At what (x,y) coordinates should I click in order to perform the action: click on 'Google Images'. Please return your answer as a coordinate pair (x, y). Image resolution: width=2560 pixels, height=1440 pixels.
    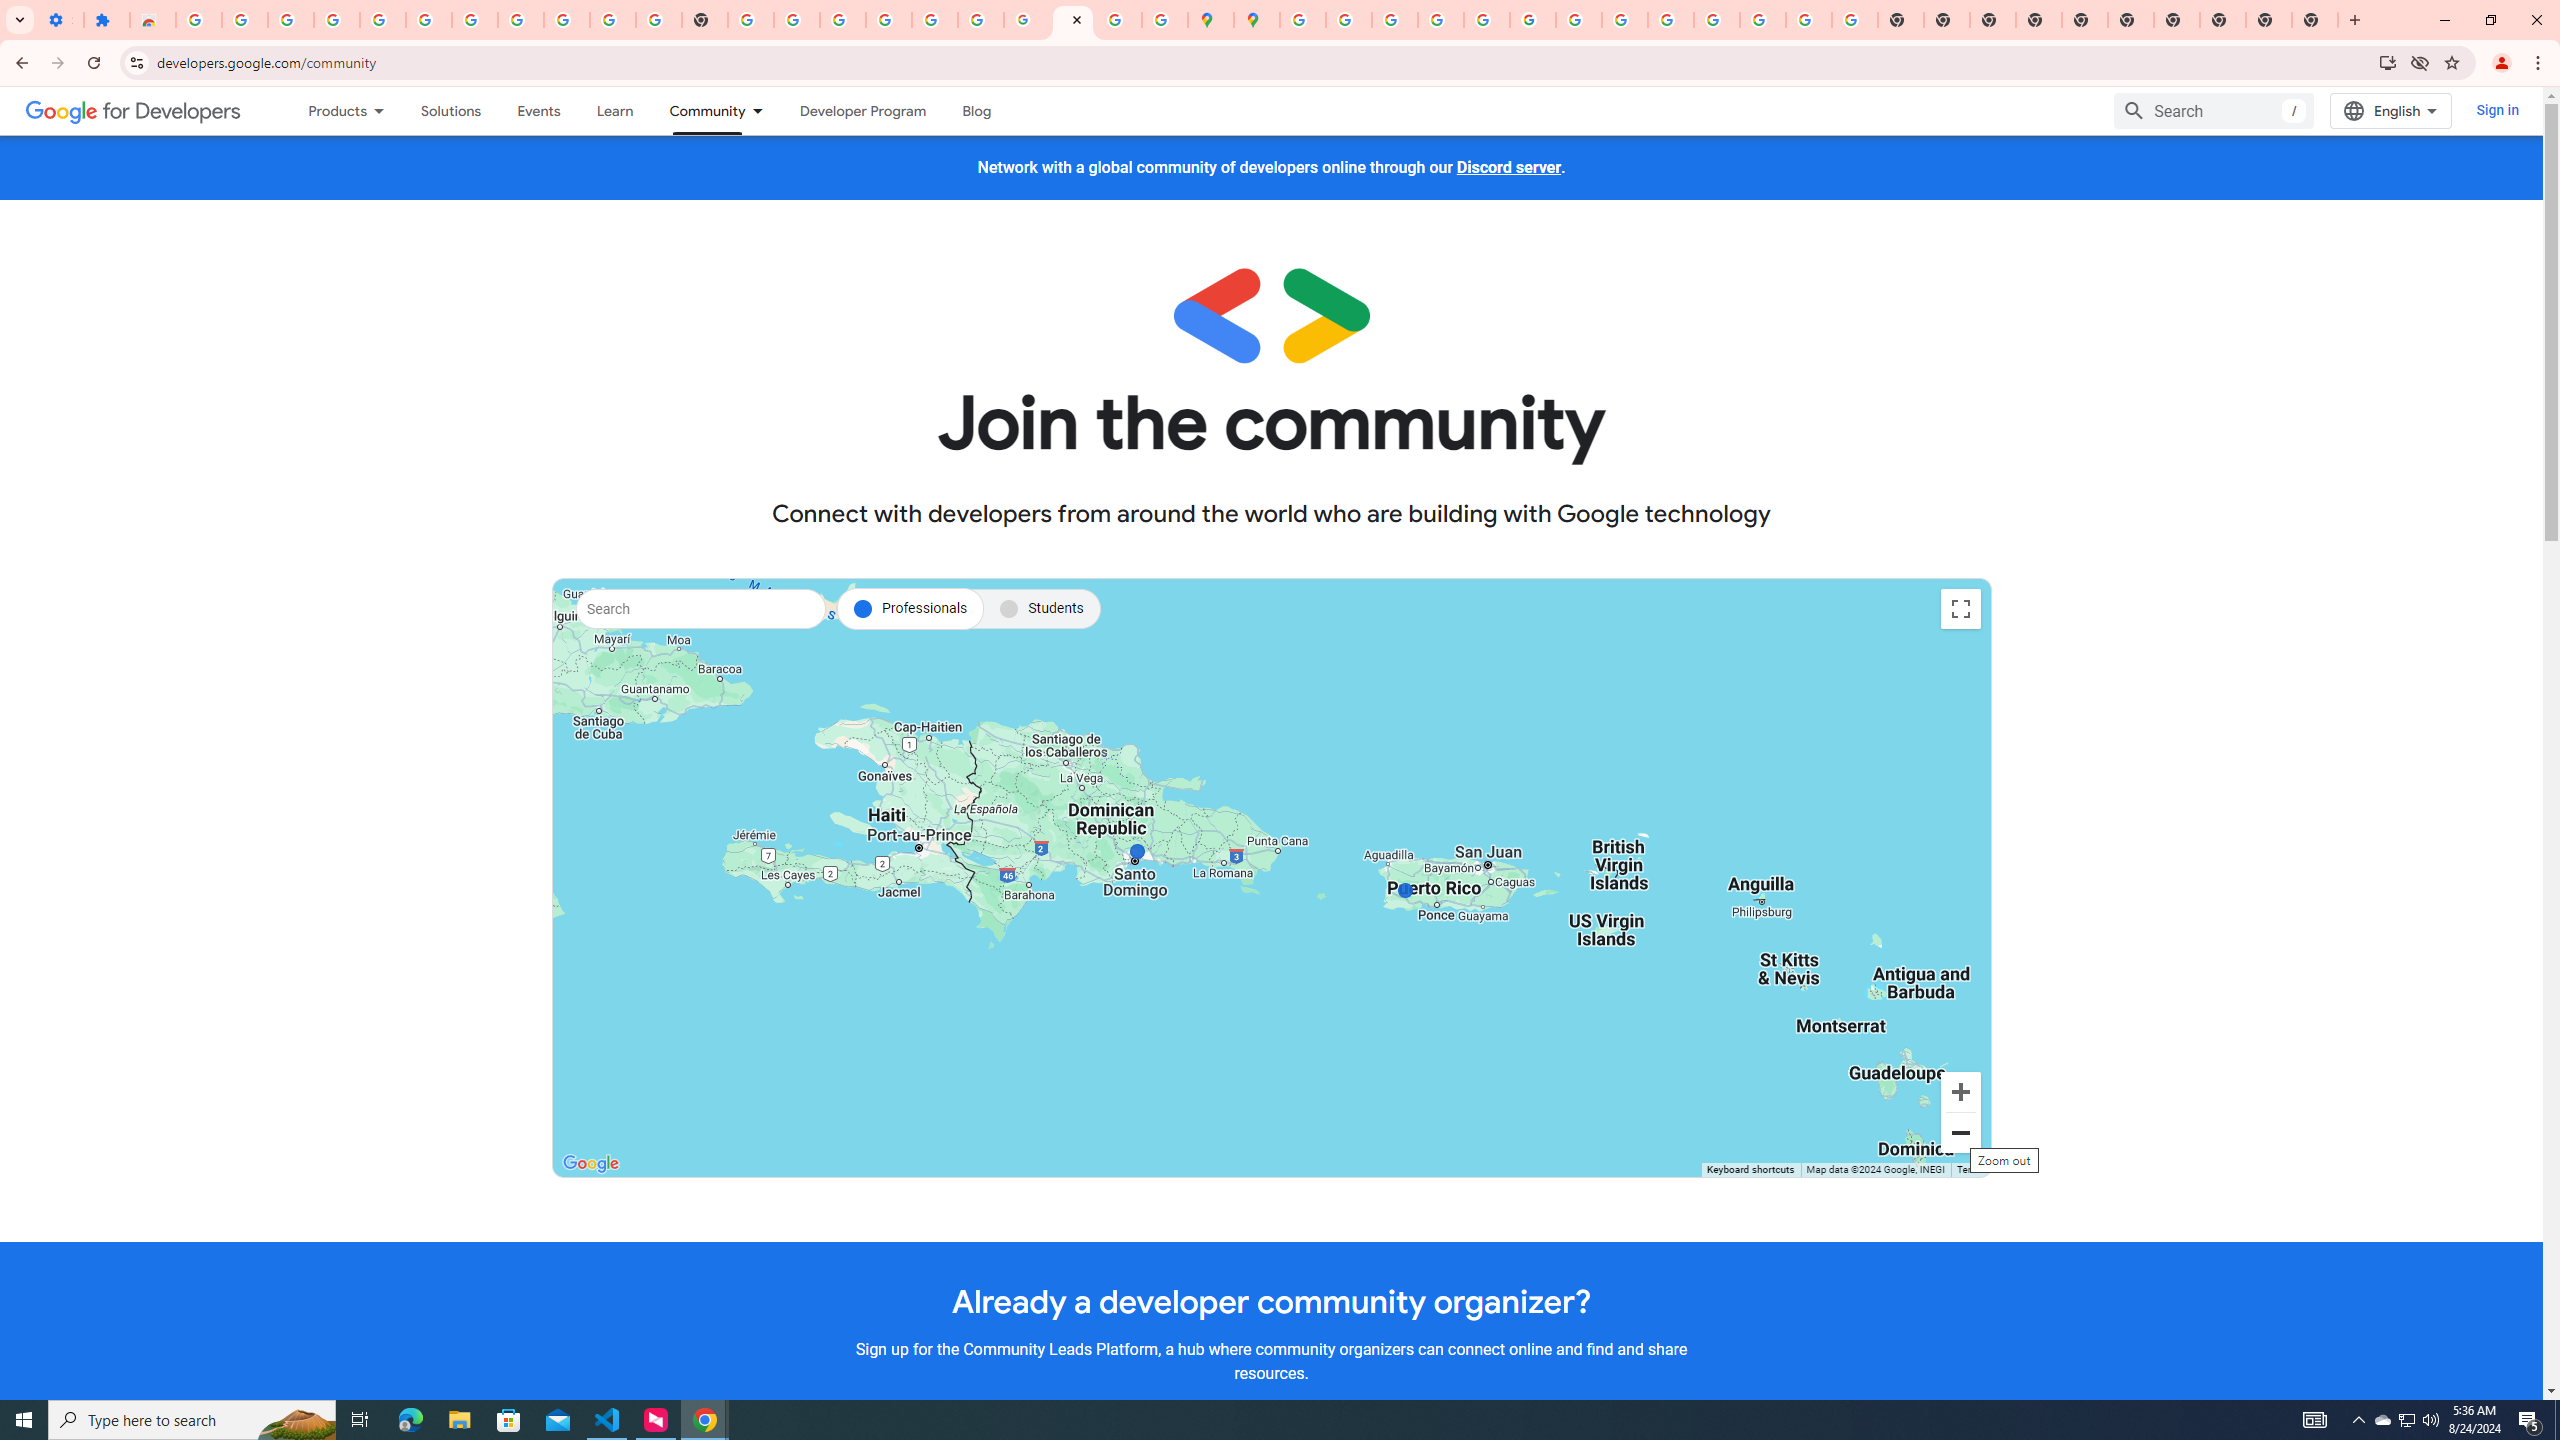
    Looking at the image, I should click on (1854, 19).